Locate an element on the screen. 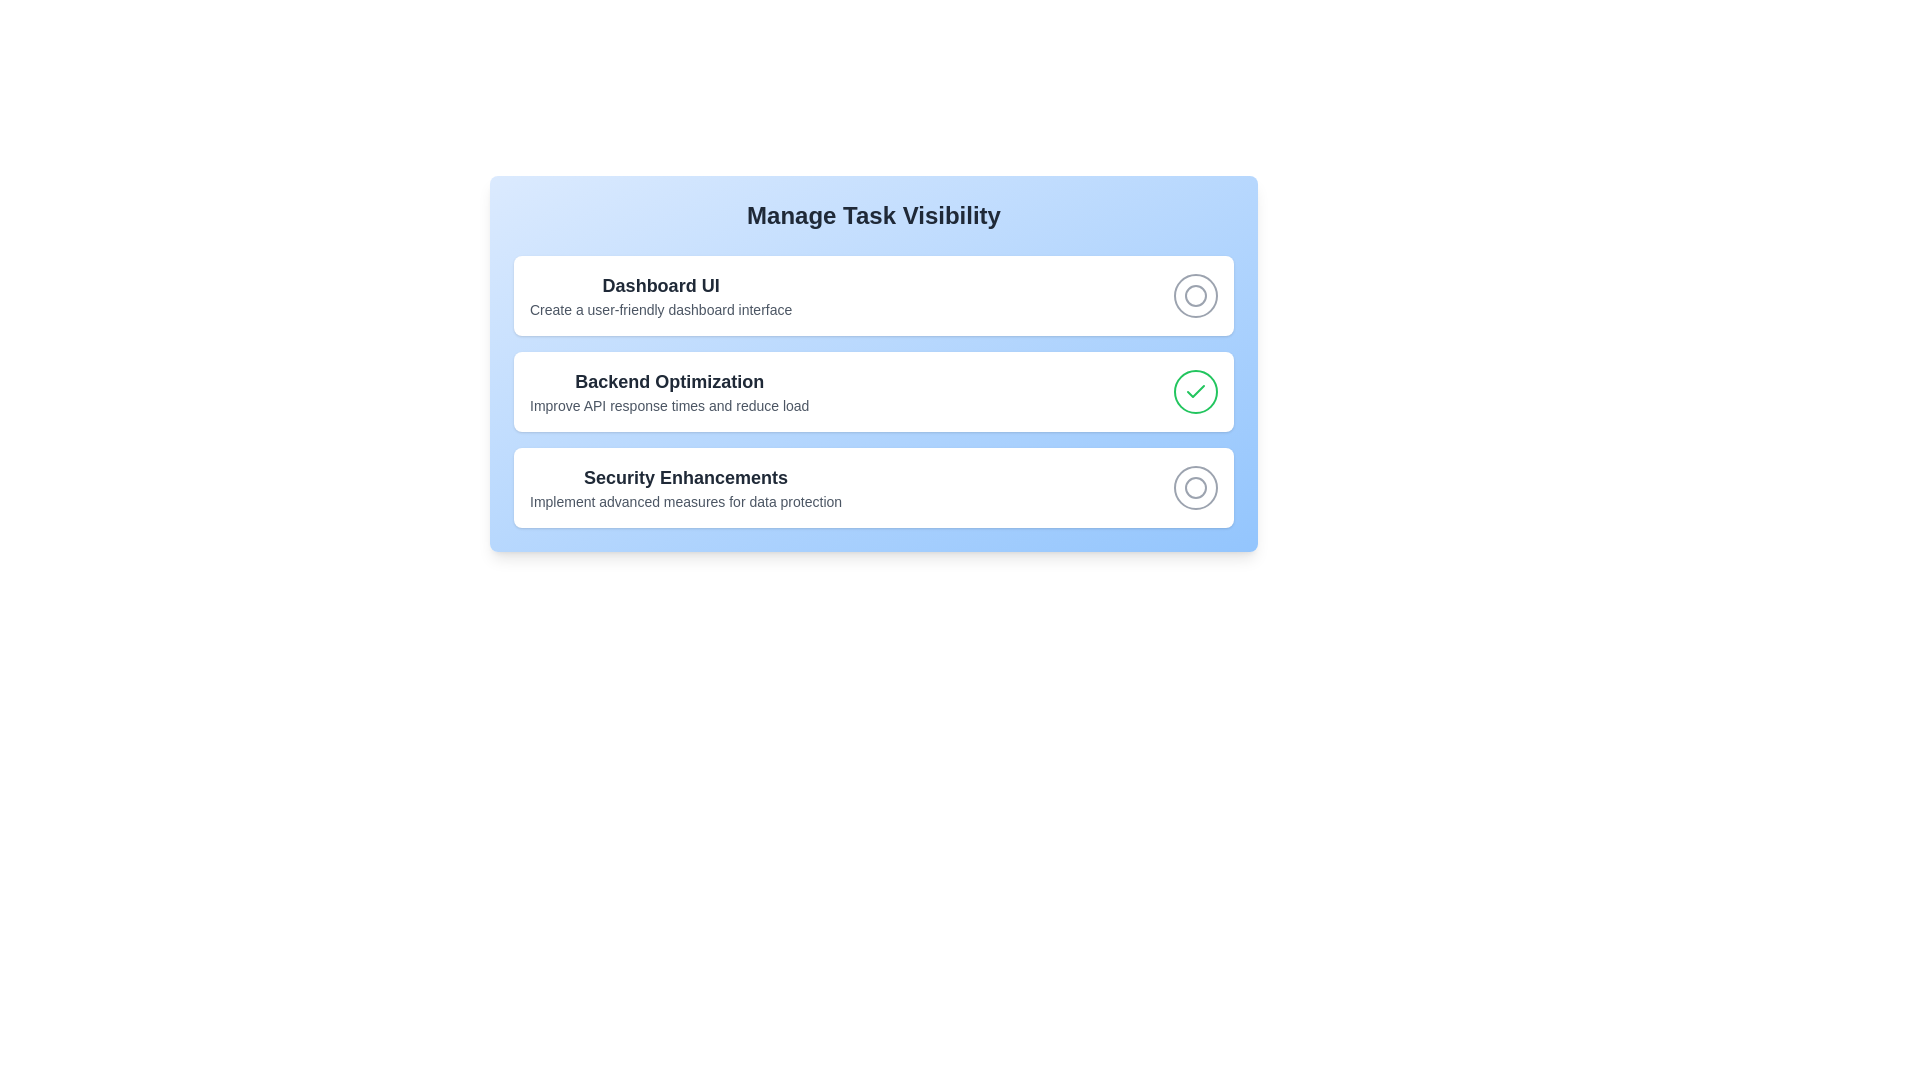  the Text Label that serves as the heading for the section detailing tasks related to backend optimization, located in the middle of the 'Manage Task Visibility' card-like section is located at coordinates (669, 381).